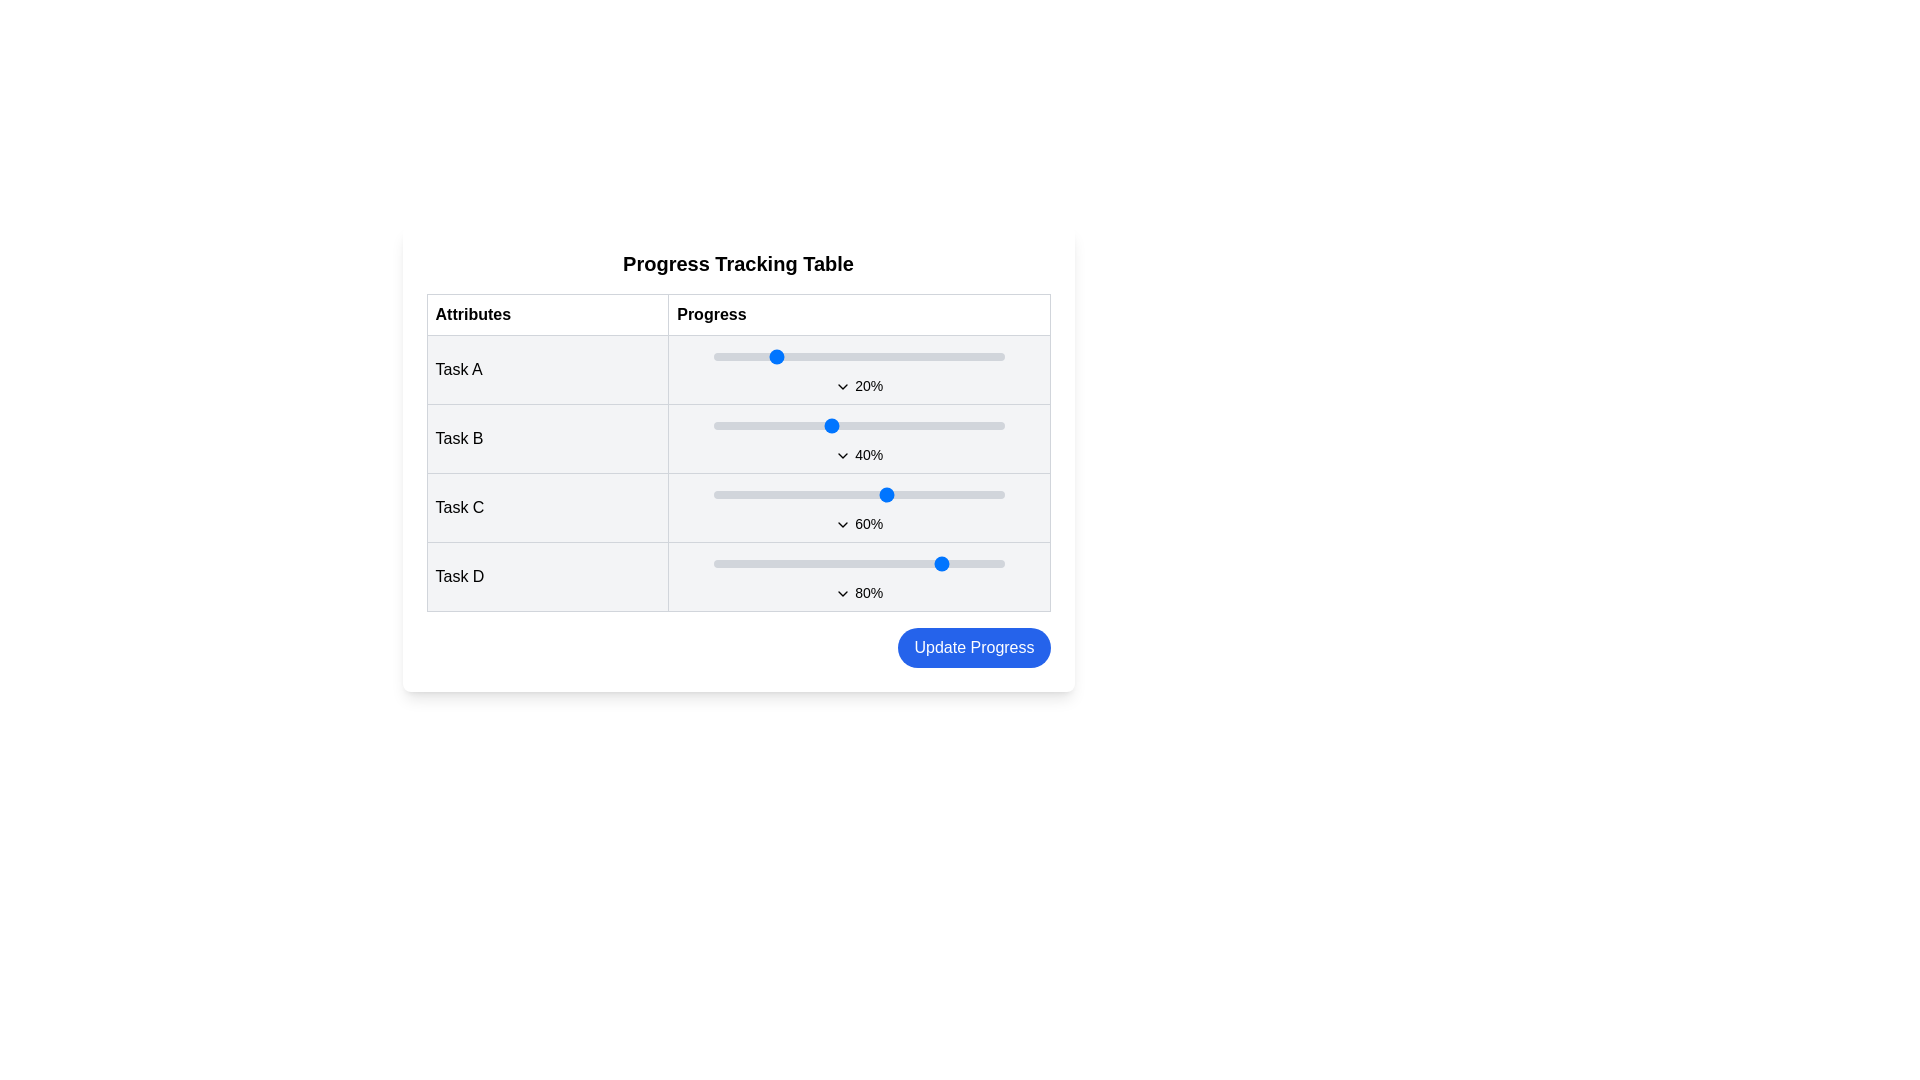 The image size is (1920, 1080). Describe the element at coordinates (727, 424) in the screenshot. I see `the progress for task B` at that location.